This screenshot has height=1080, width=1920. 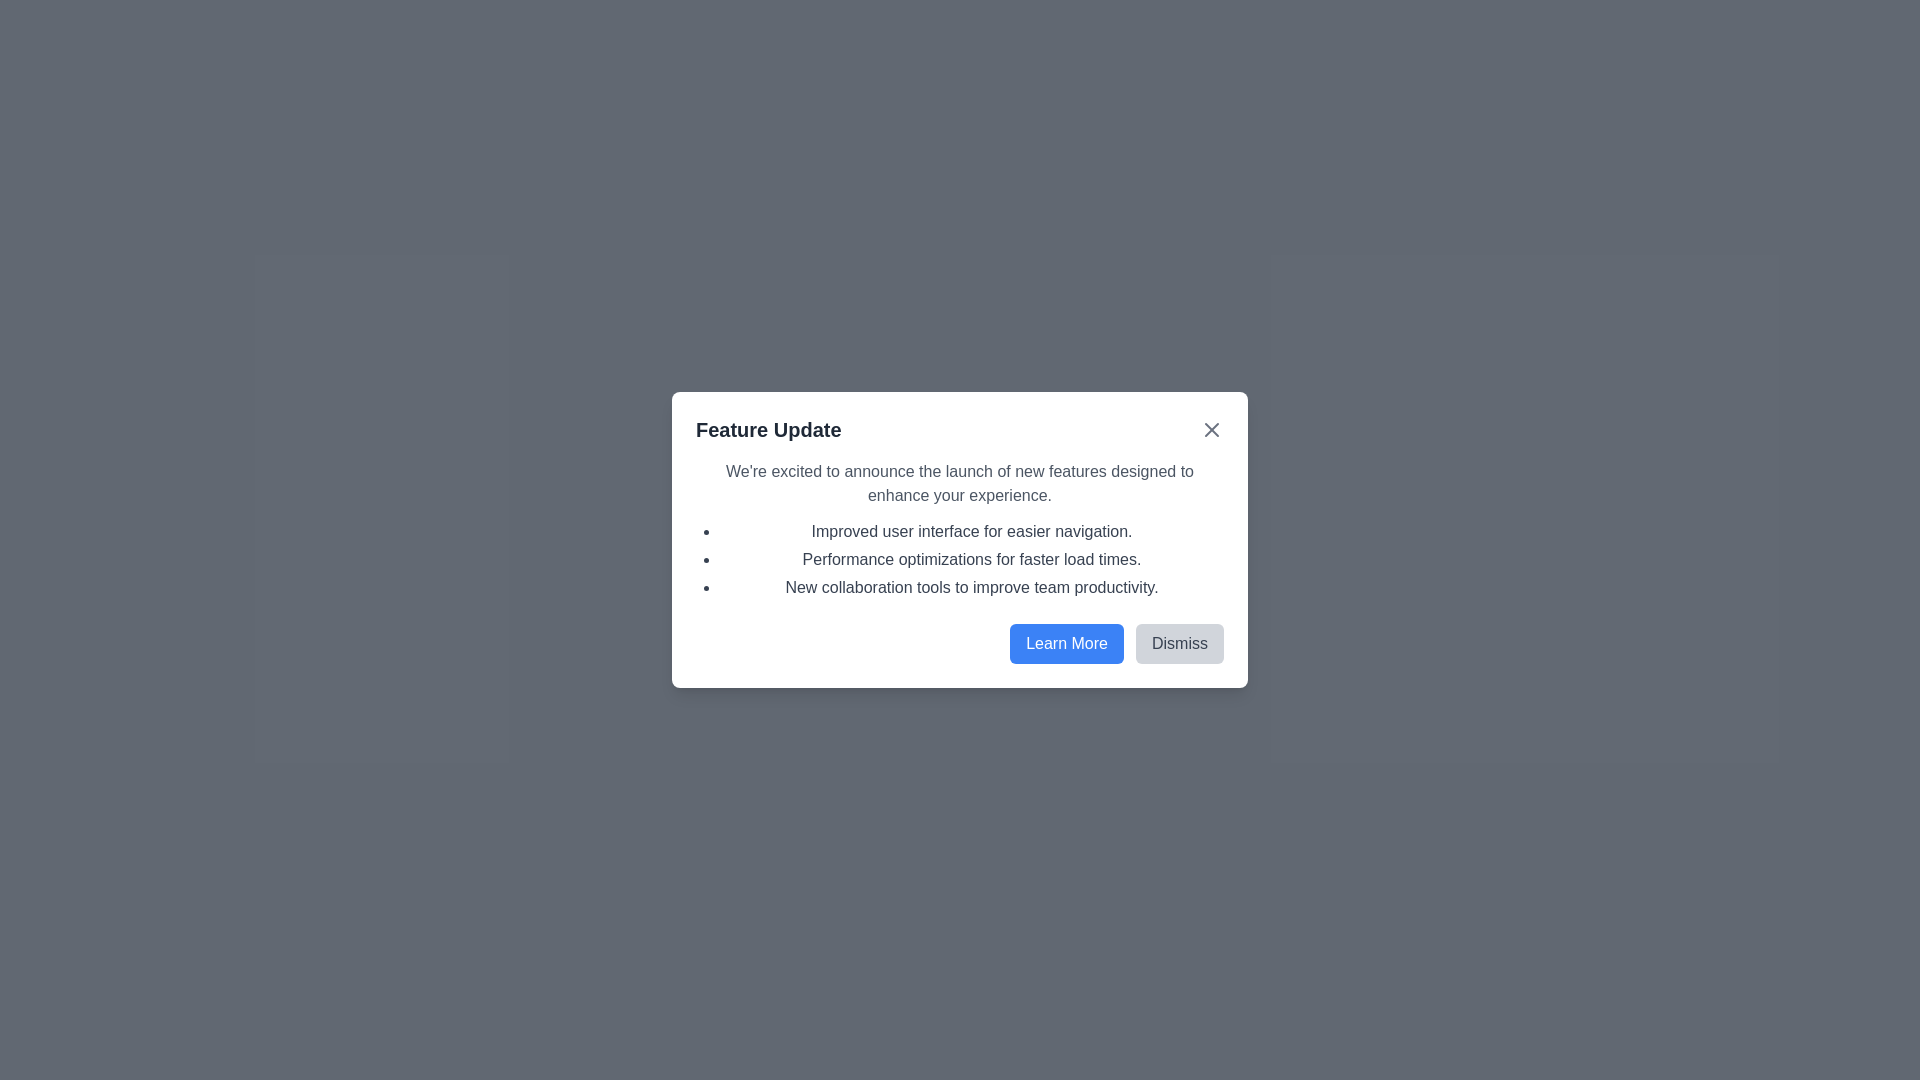 What do you see at coordinates (1065, 644) in the screenshot?
I see `the 'Learn More' button to proceed to additional information` at bounding box center [1065, 644].